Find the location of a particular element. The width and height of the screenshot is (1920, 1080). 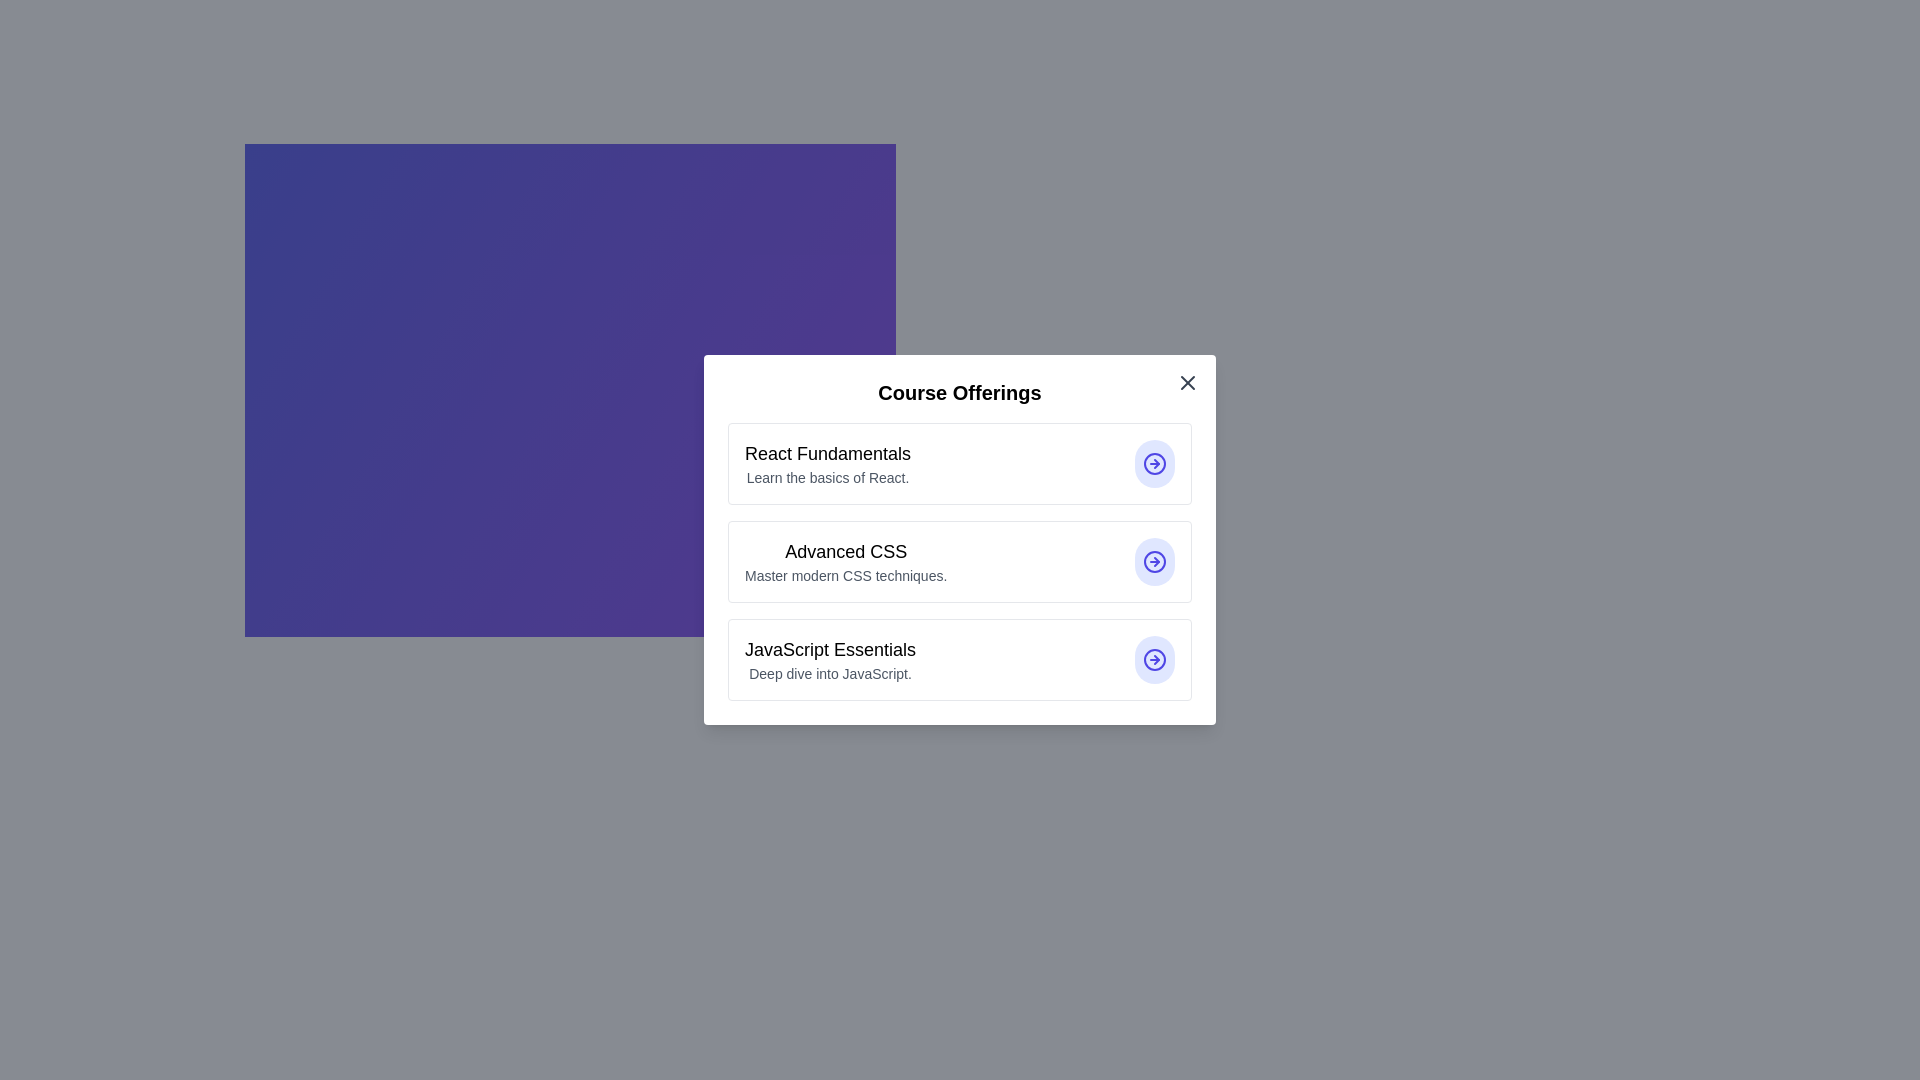

the circular button styled as a rightward-pointing arrow, located in the 'Advanced CSS' section of the 'Course Offerings' modal for keyboard navigation is located at coordinates (1155, 562).